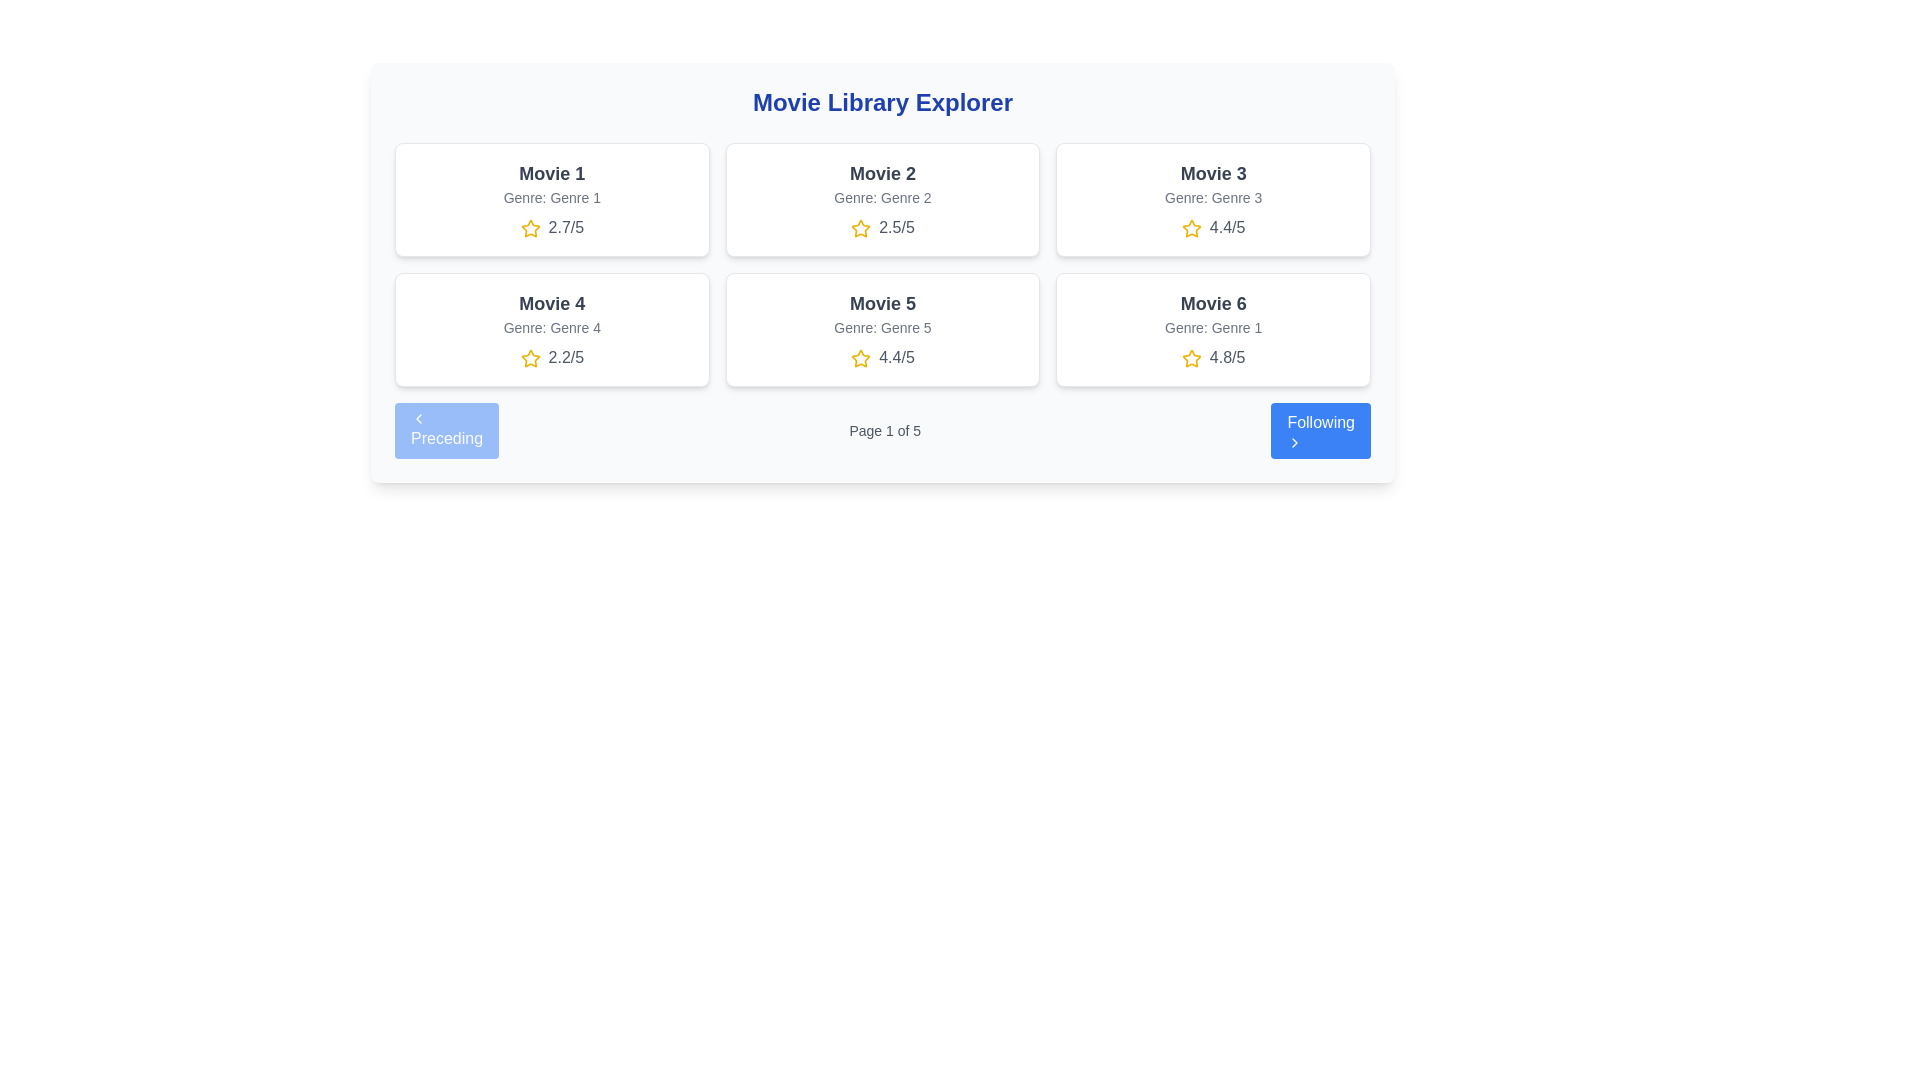  What do you see at coordinates (552, 172) in the screenshot?
I see `the text label displaying 'Movie 1', which is located at the top-left corner of a movie card in a grid layout` at bounding box center [552, 172].